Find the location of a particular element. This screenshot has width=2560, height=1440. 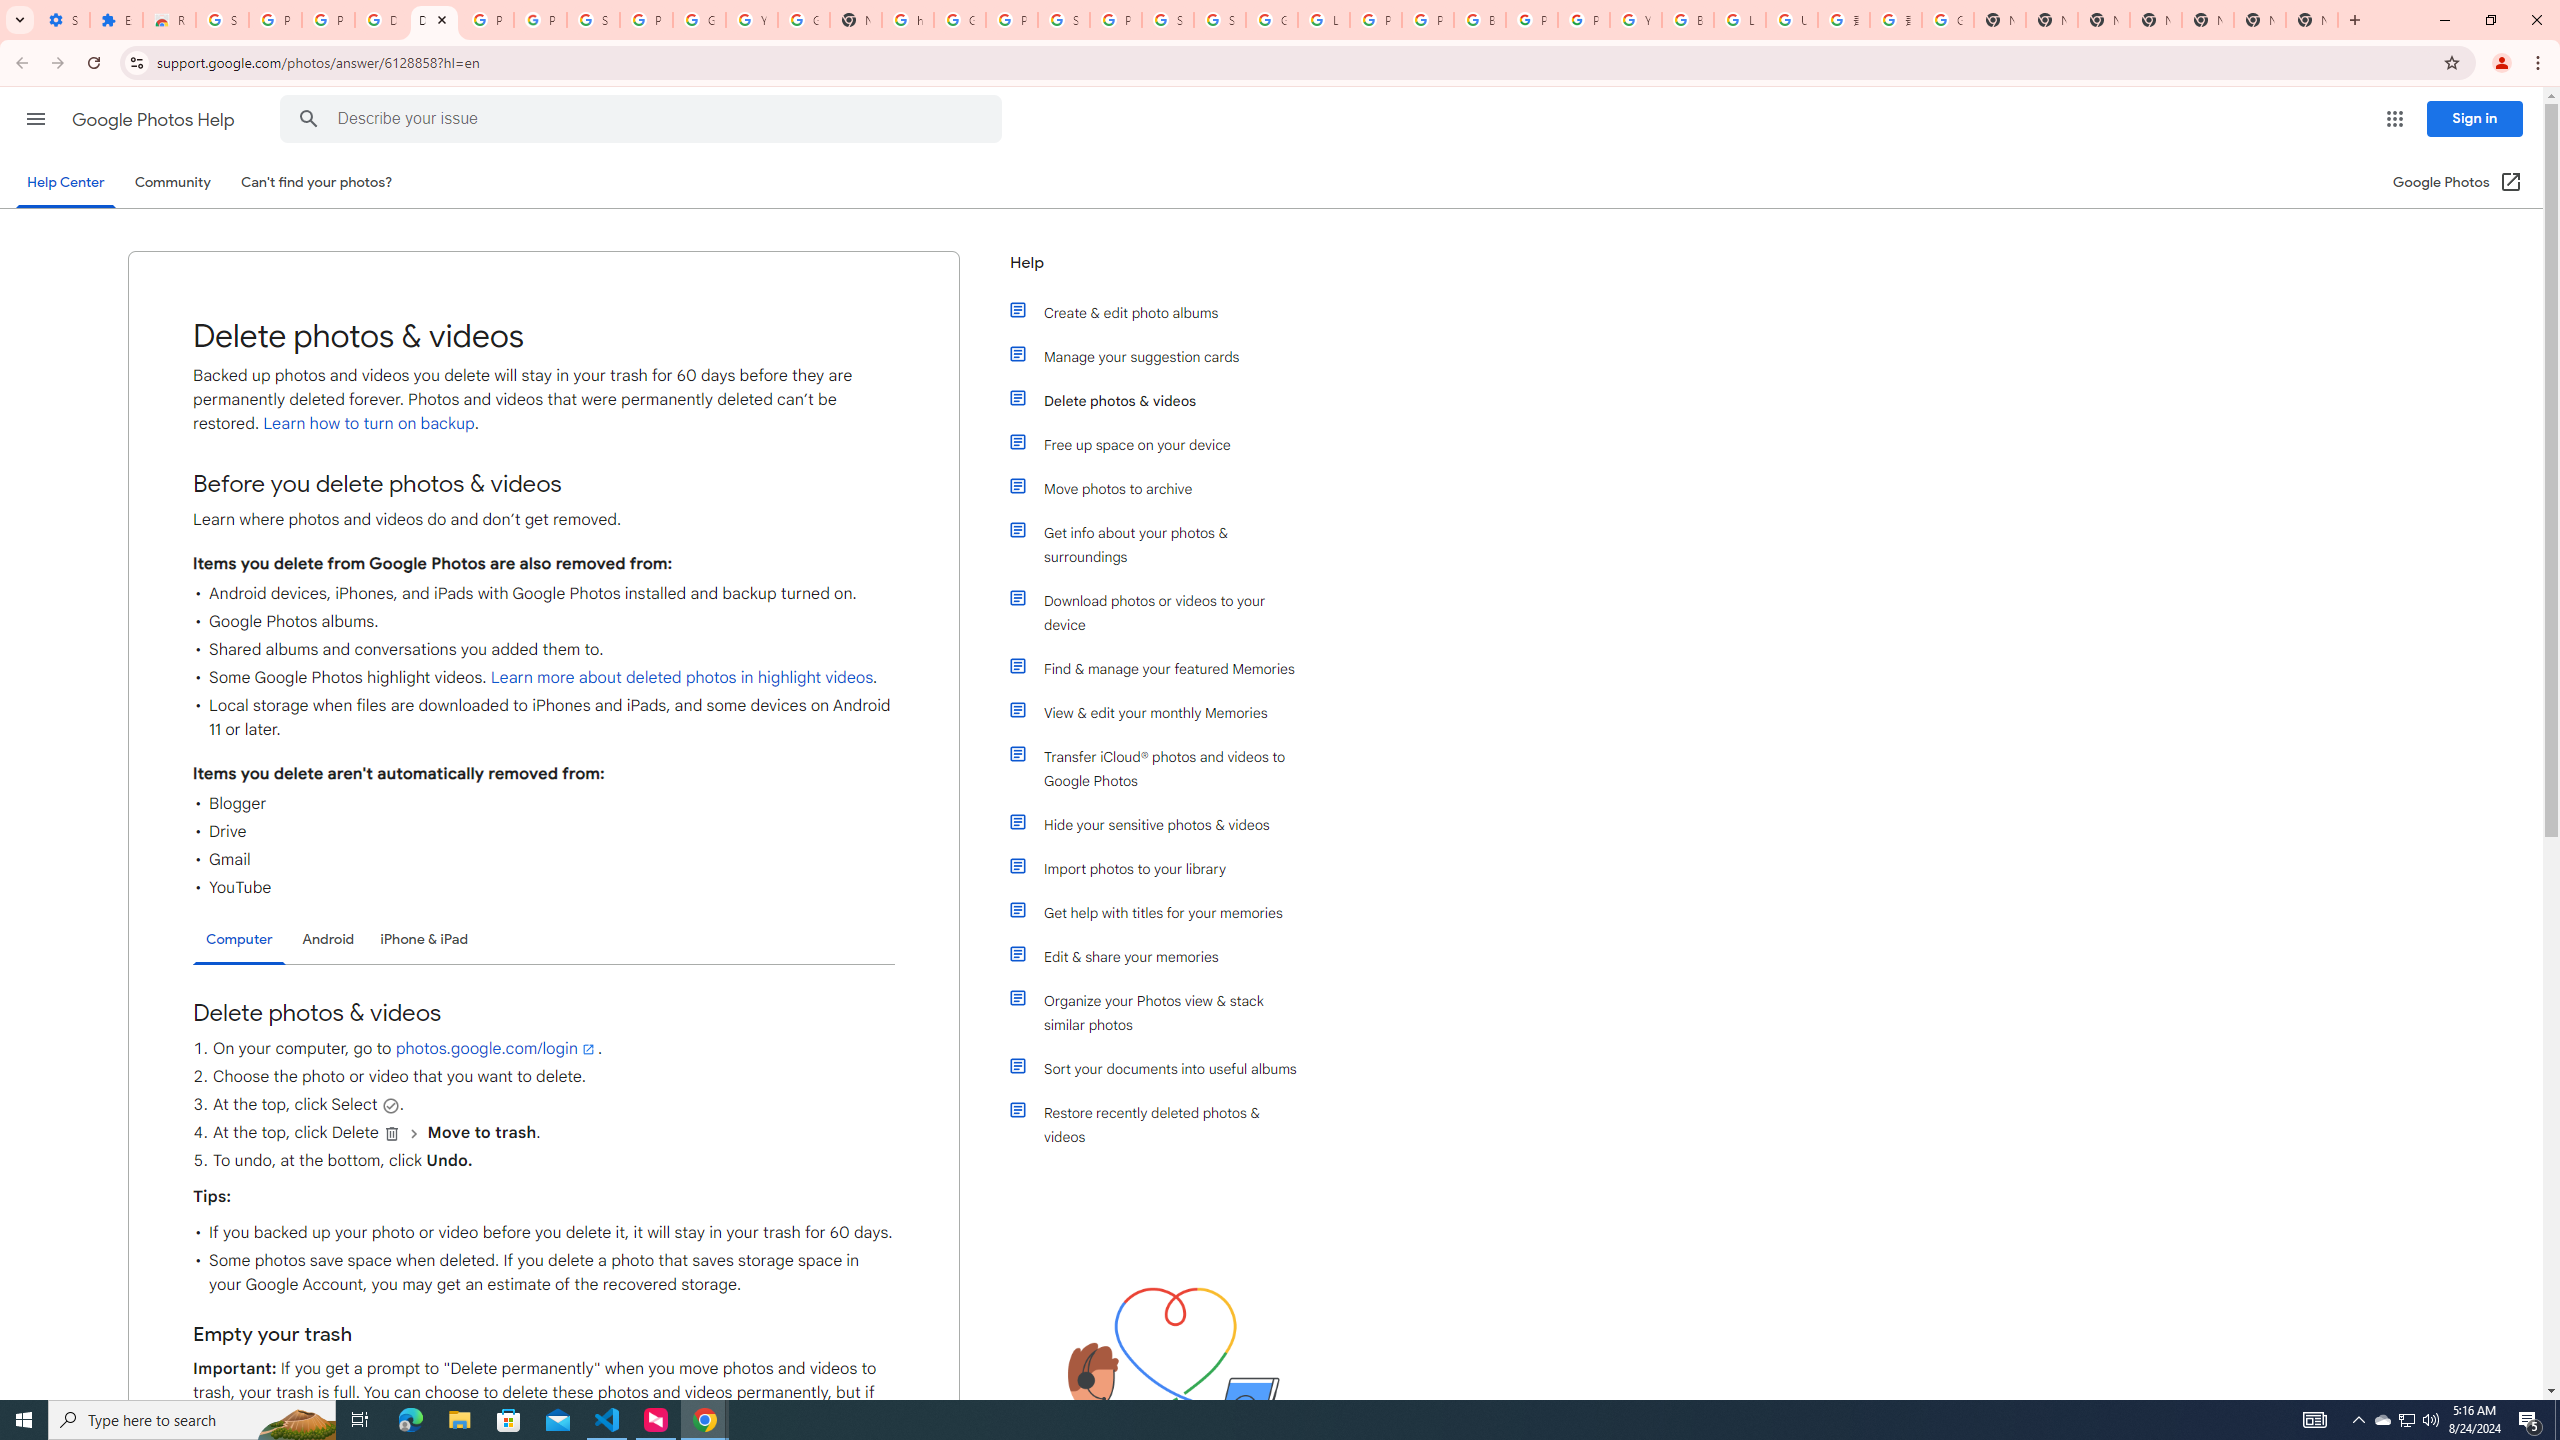

'Learn more about deleted photos in highlight videos' is located at coordinates (680, 677).